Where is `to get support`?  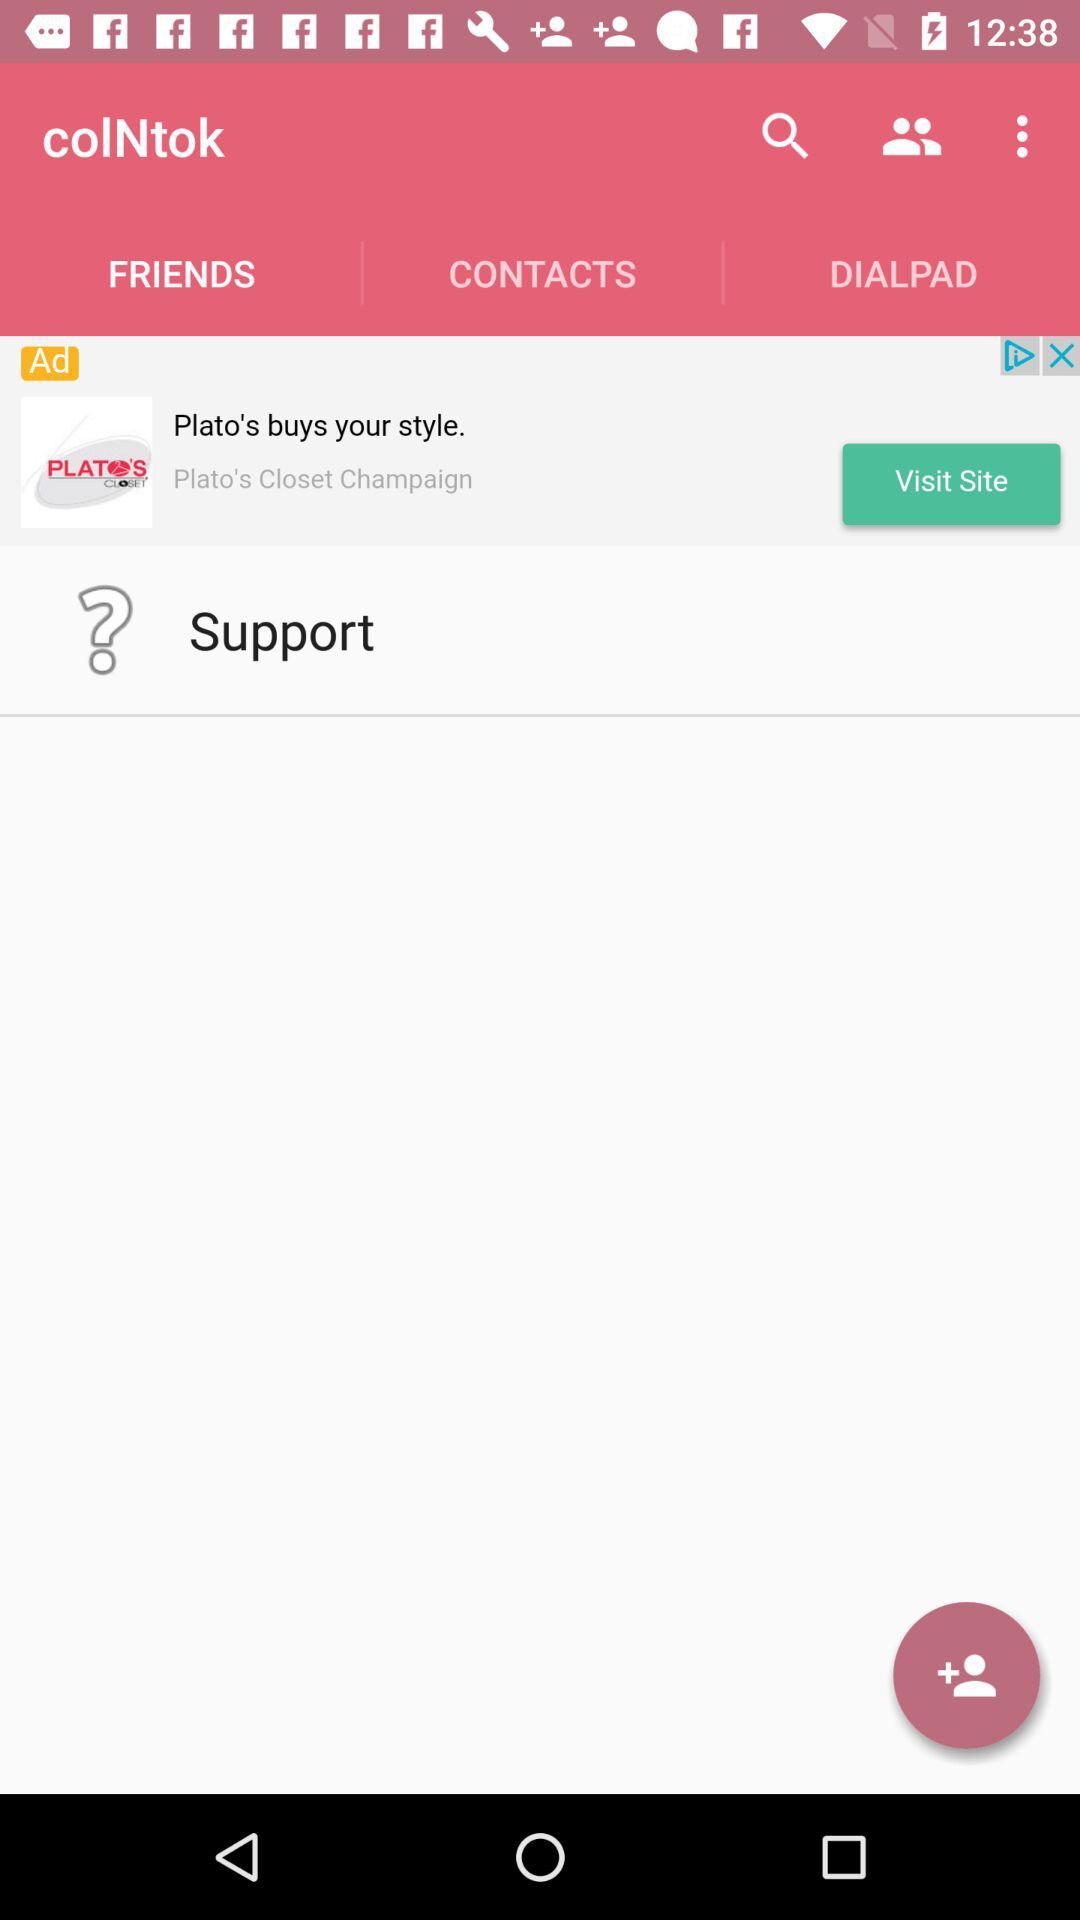
to get support is located at coordinates (104, 628).